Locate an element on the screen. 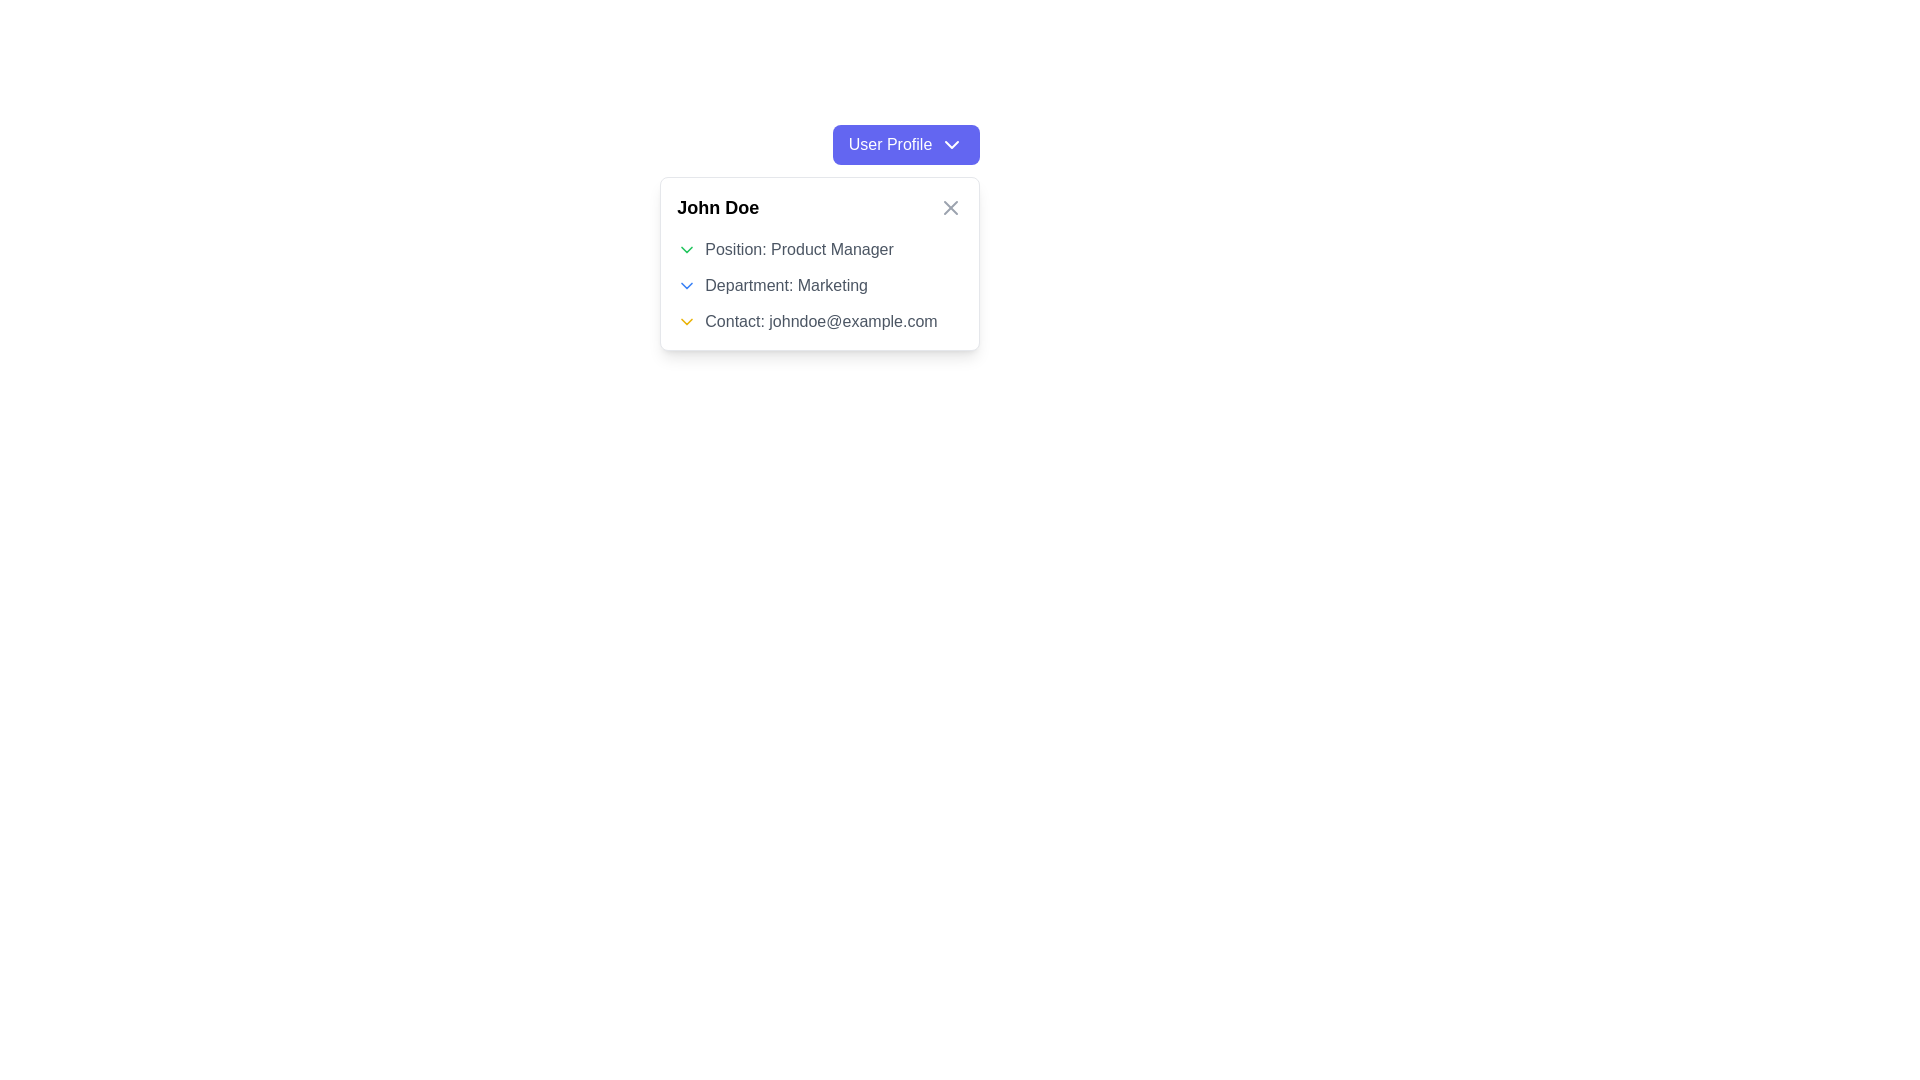  the downward-pointing chevron icon that precedes the text 'Position: Product Manager' is located at coordinates (687, 249).